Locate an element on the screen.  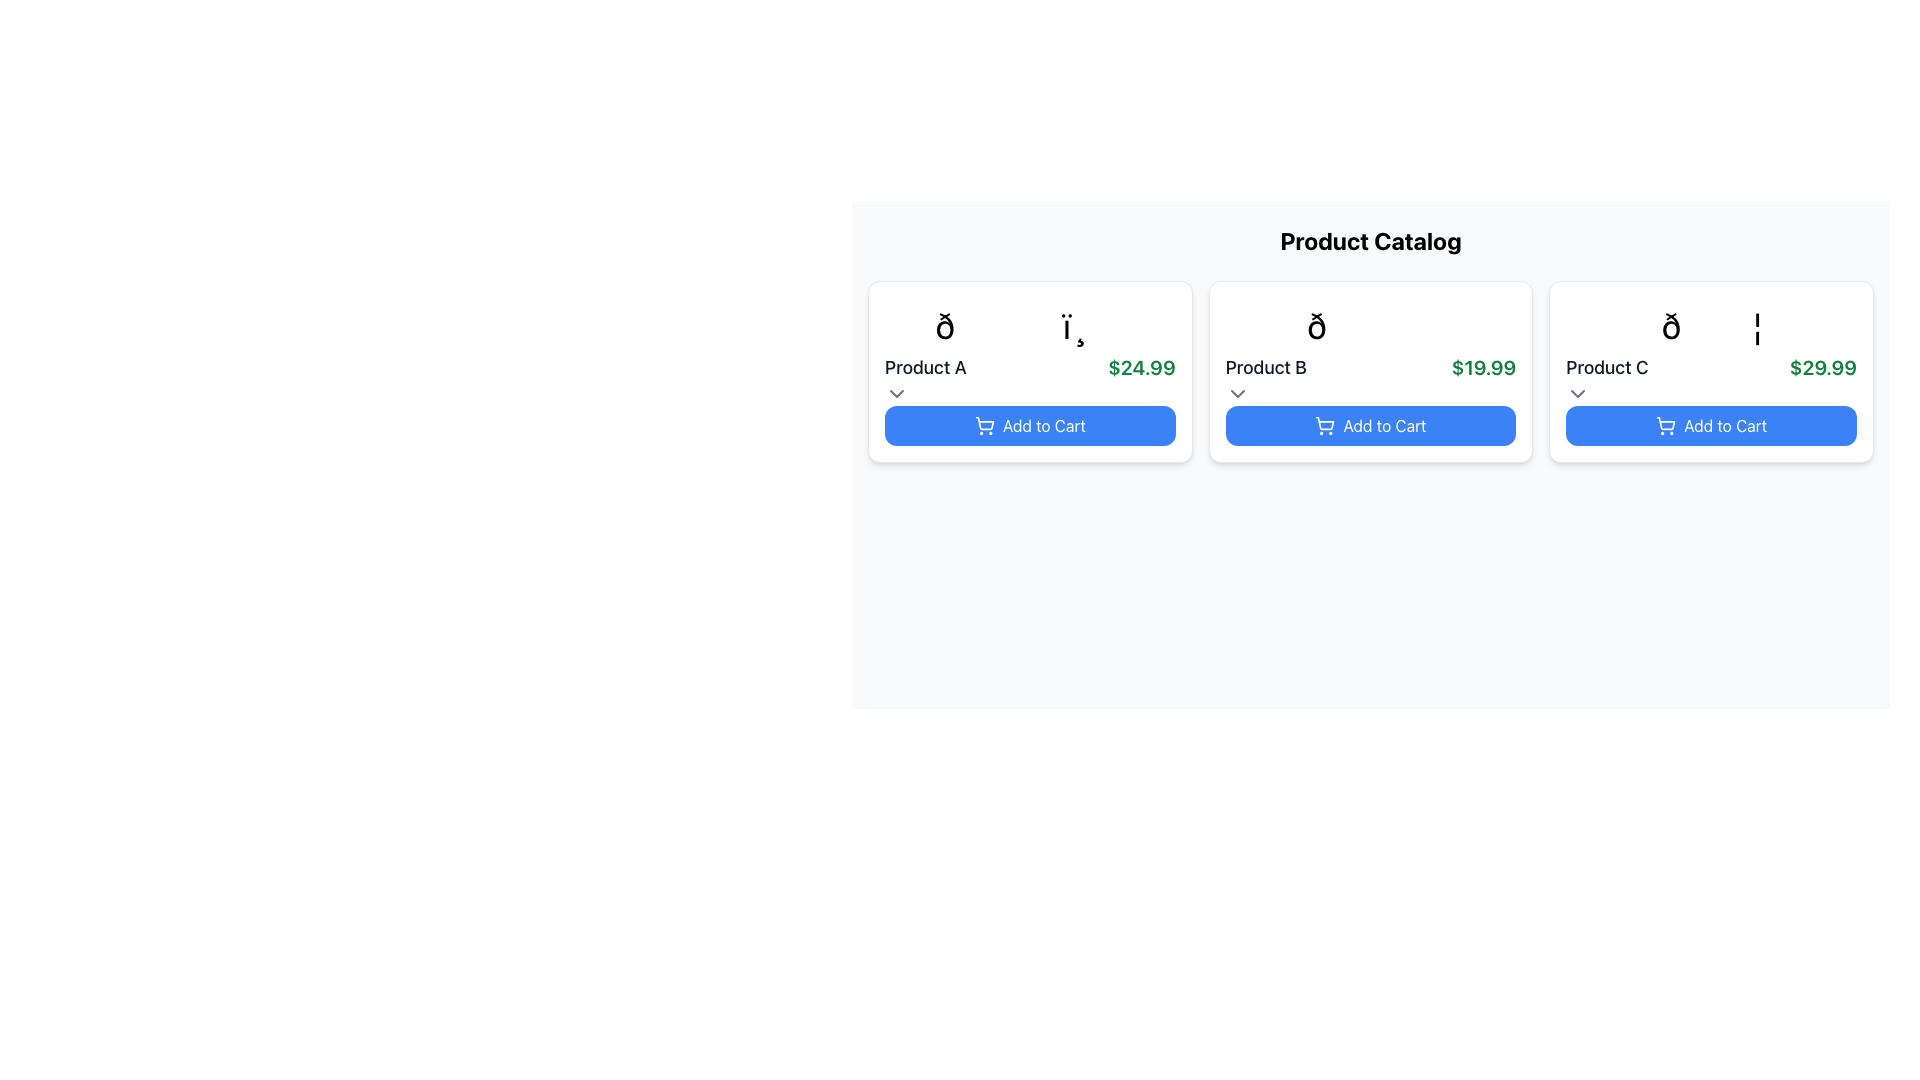
the text label displaying the price '$19.99' in green, bold, and larger font size, which is aligned to the right next to the title 'Product B' in the second card of the product cards is located at coordinates (1483, 367).